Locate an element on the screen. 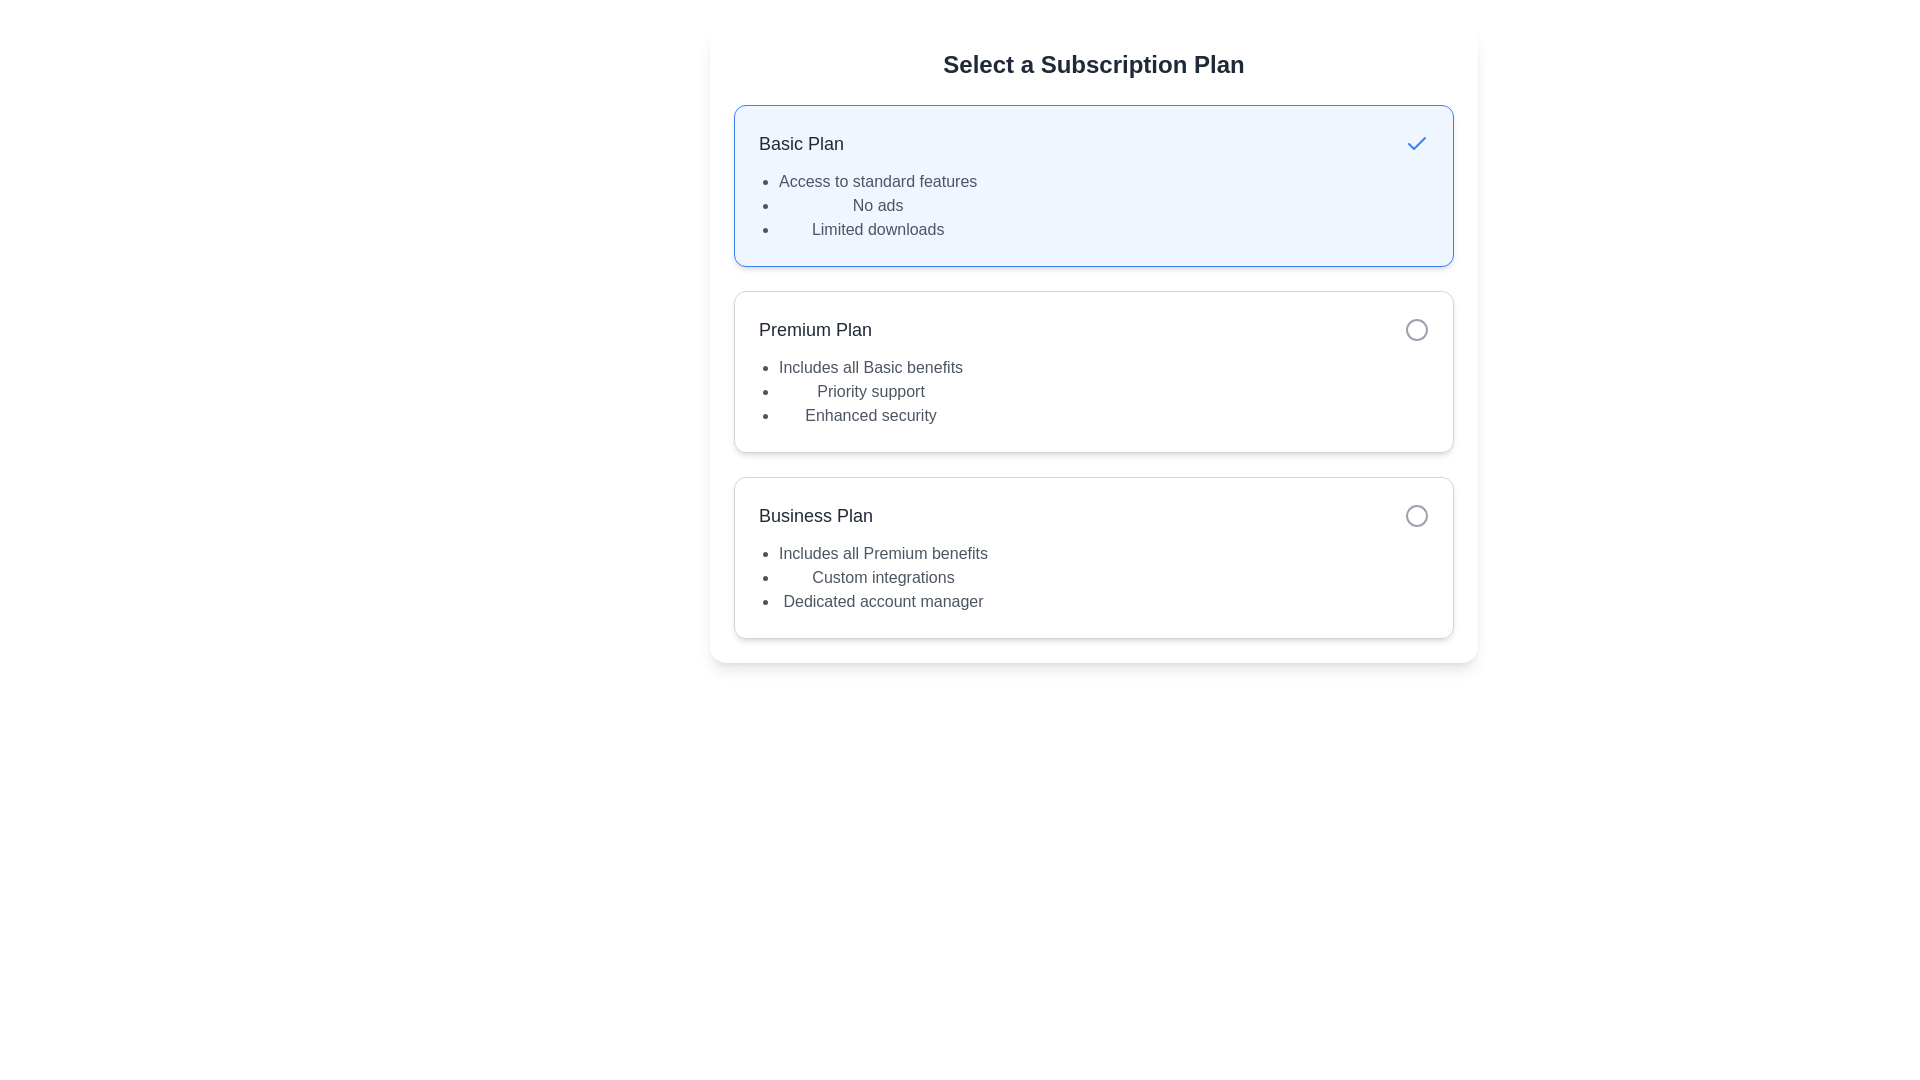 Image resolution: width=1920 pixels, height=1080 pixels. the text element that conveys the benefit of having a dedicated account manager in the Business Plan section, which is the last item in the bulleted list is located at coordinates (882, 600).